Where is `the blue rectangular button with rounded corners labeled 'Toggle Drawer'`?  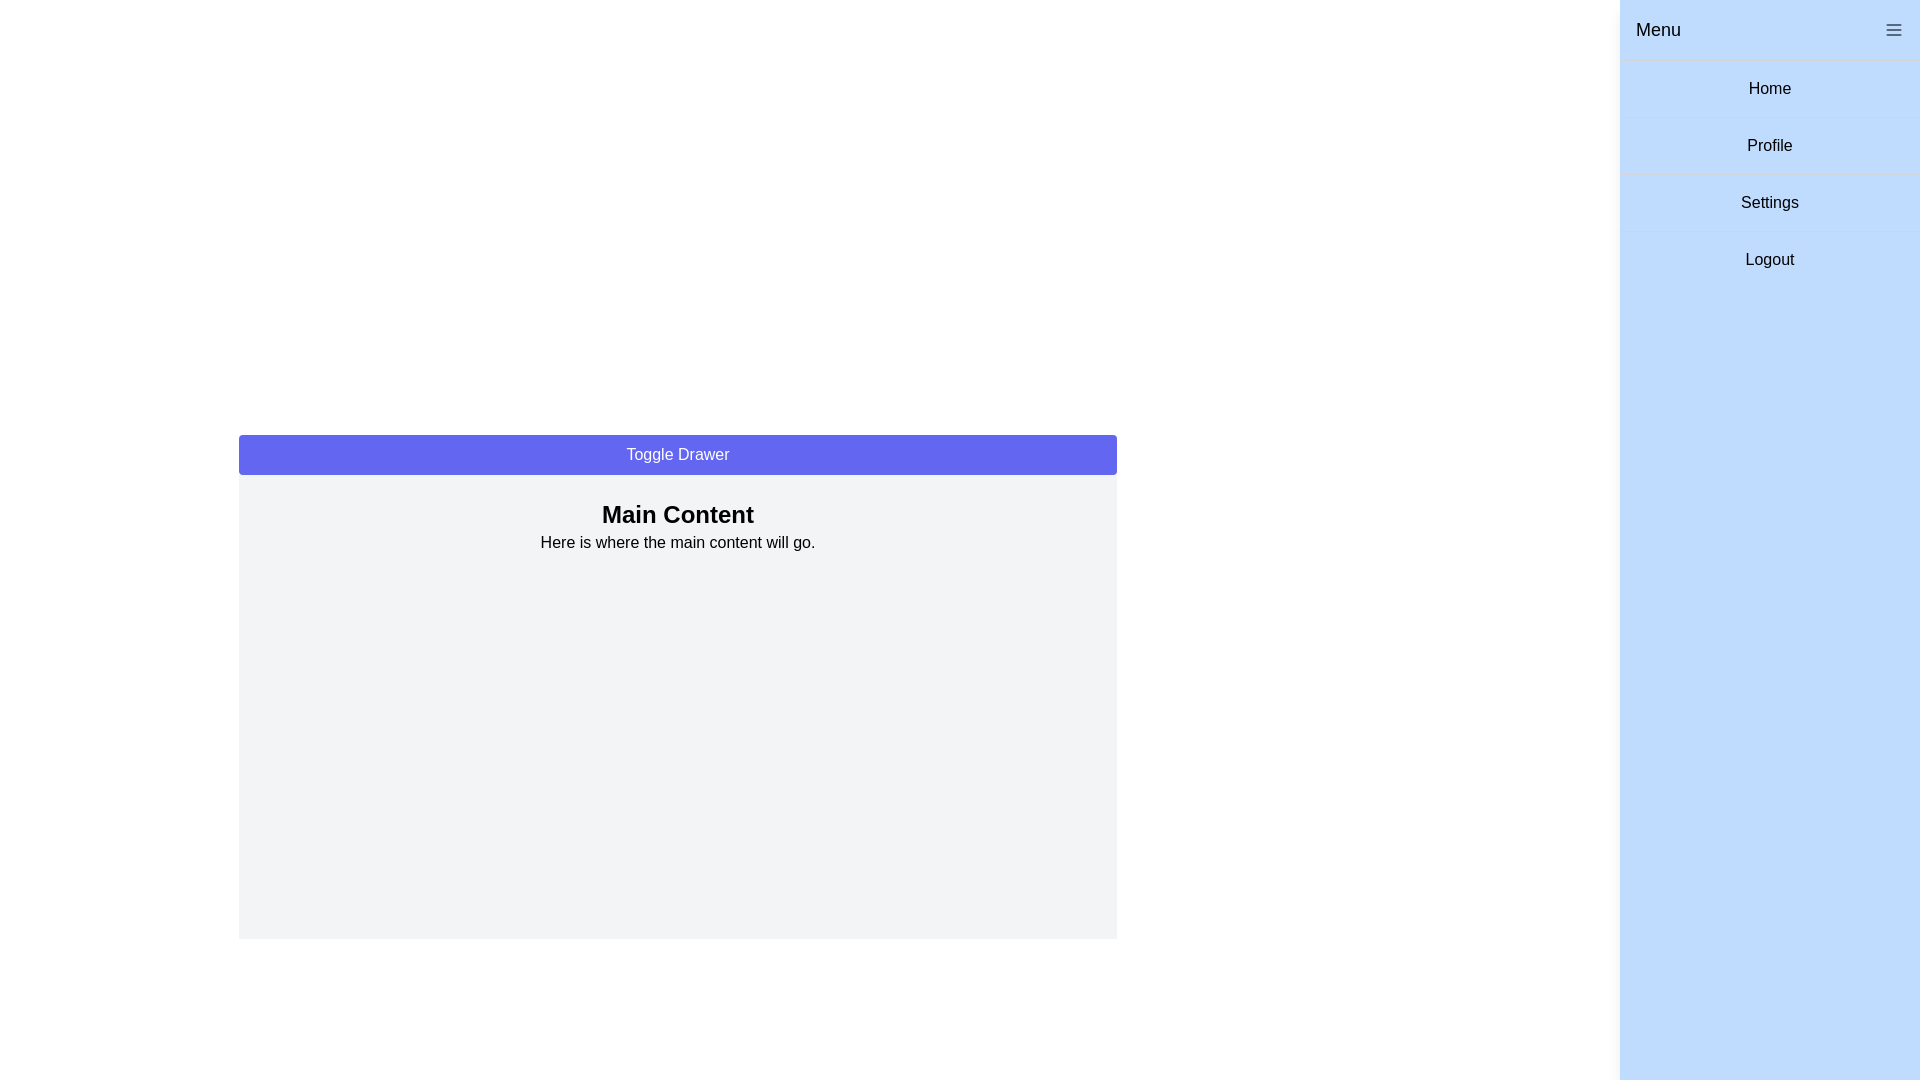
the blue rectangular button with rounded corners labeled 'Toggle Drawer' is located at coordinates (677, 455).